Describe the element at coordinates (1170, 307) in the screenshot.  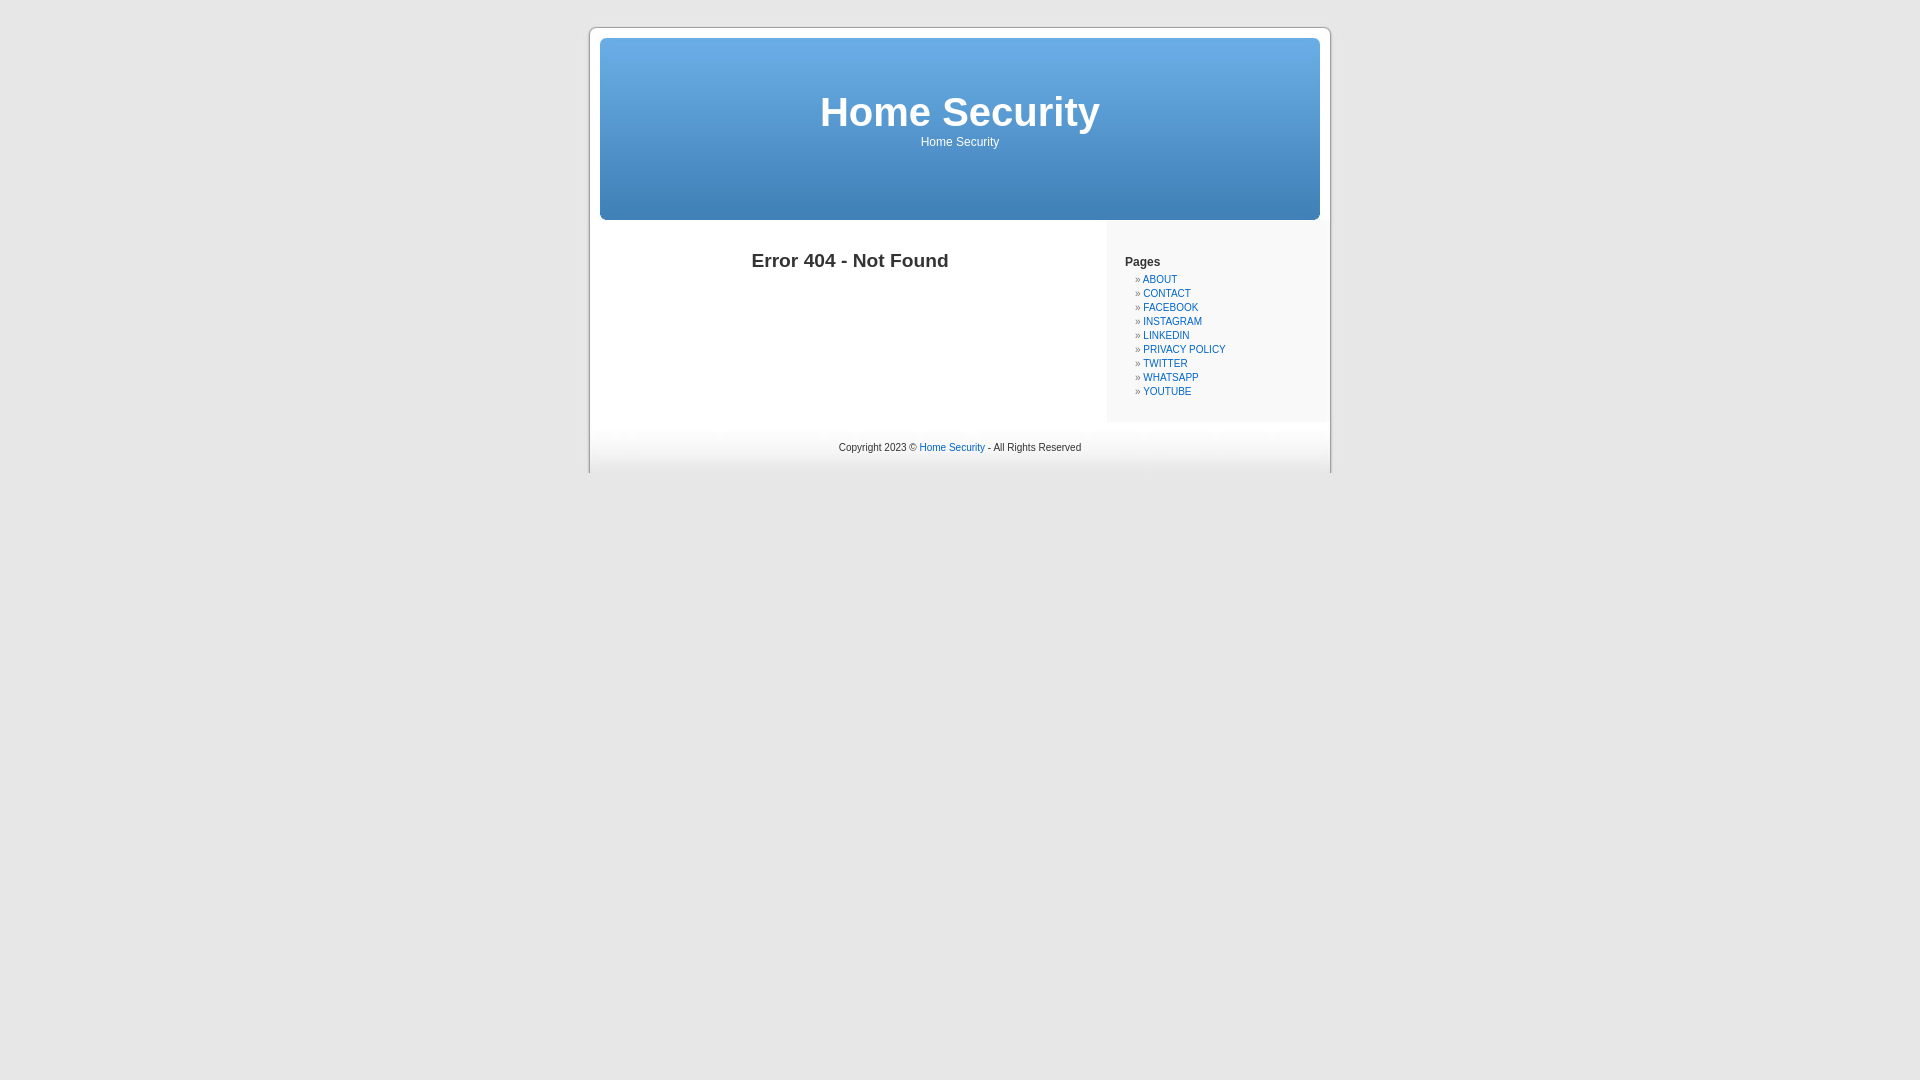
I see `'FACEBOOK'` at that location.